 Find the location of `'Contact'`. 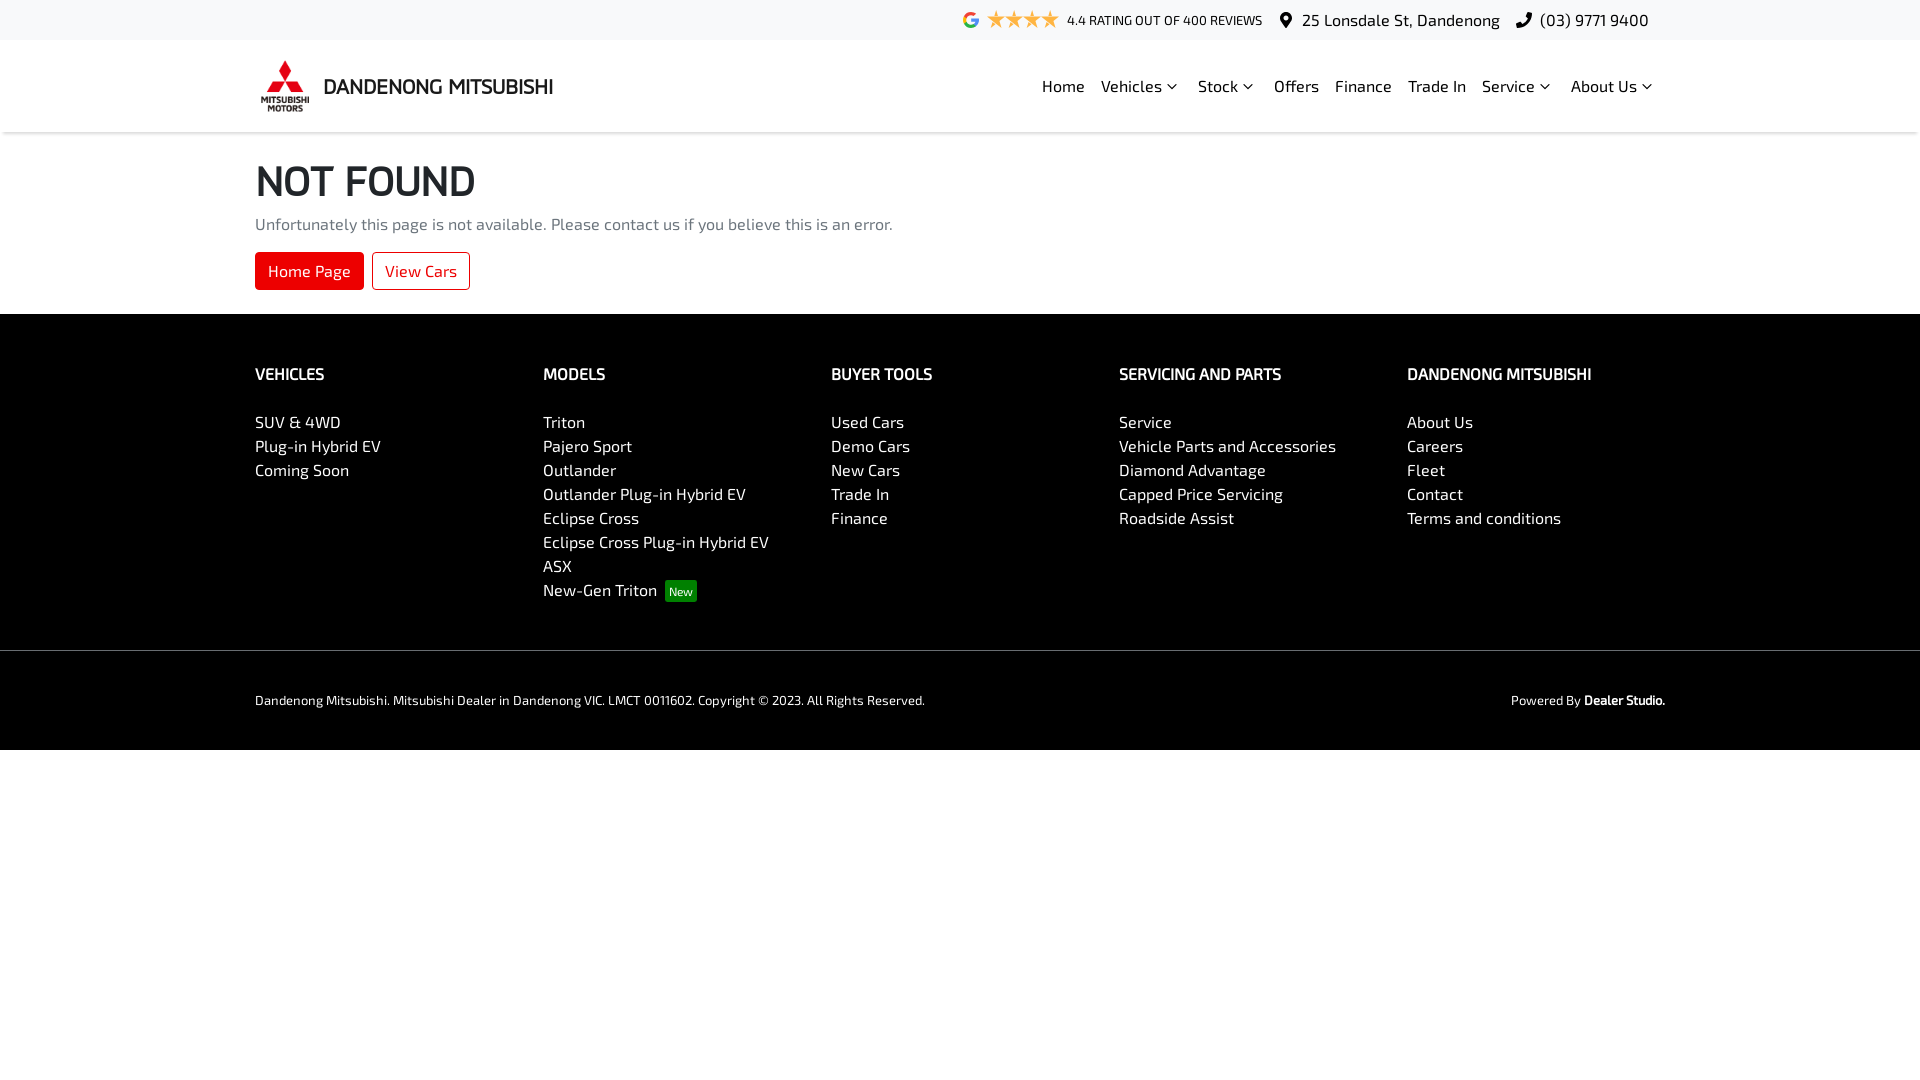

'Contact' is located at coordinates (1434, 493).